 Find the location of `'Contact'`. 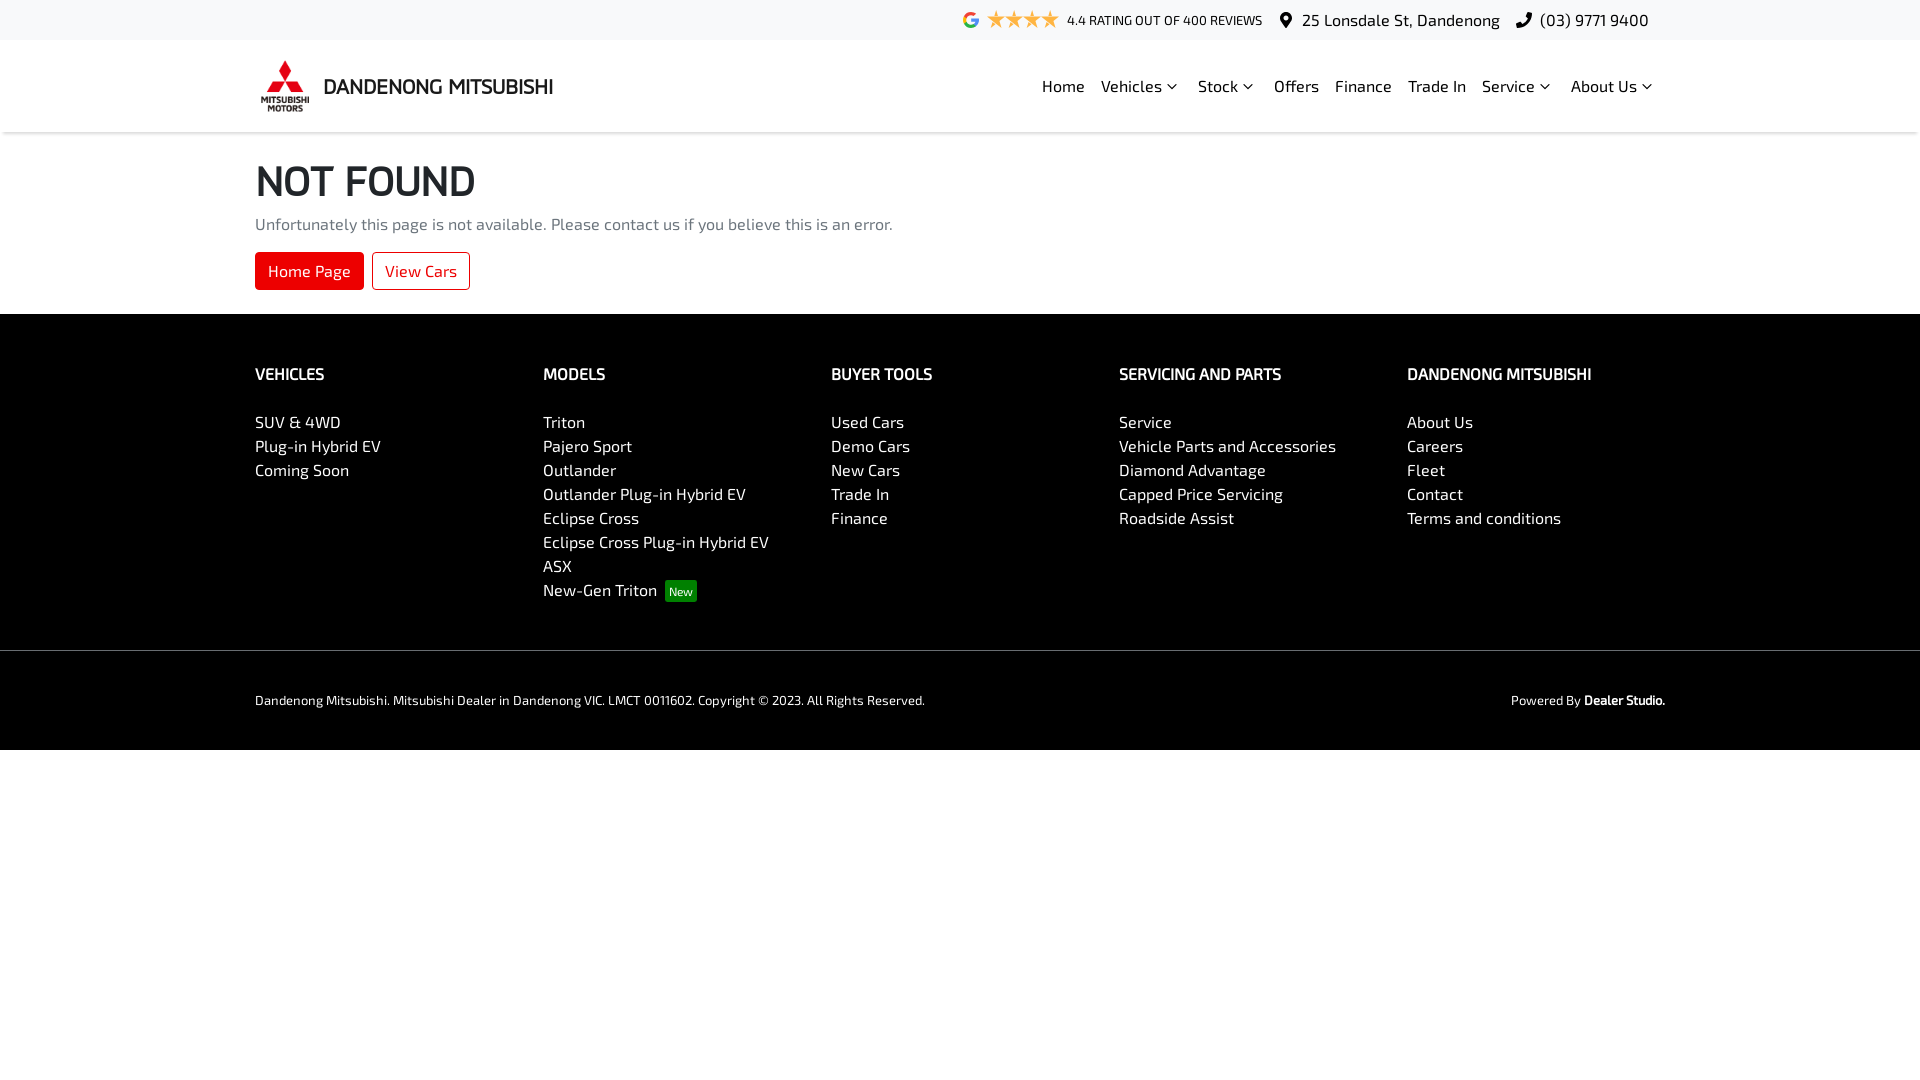

'Contact' is located at coordinates (1434, 493).